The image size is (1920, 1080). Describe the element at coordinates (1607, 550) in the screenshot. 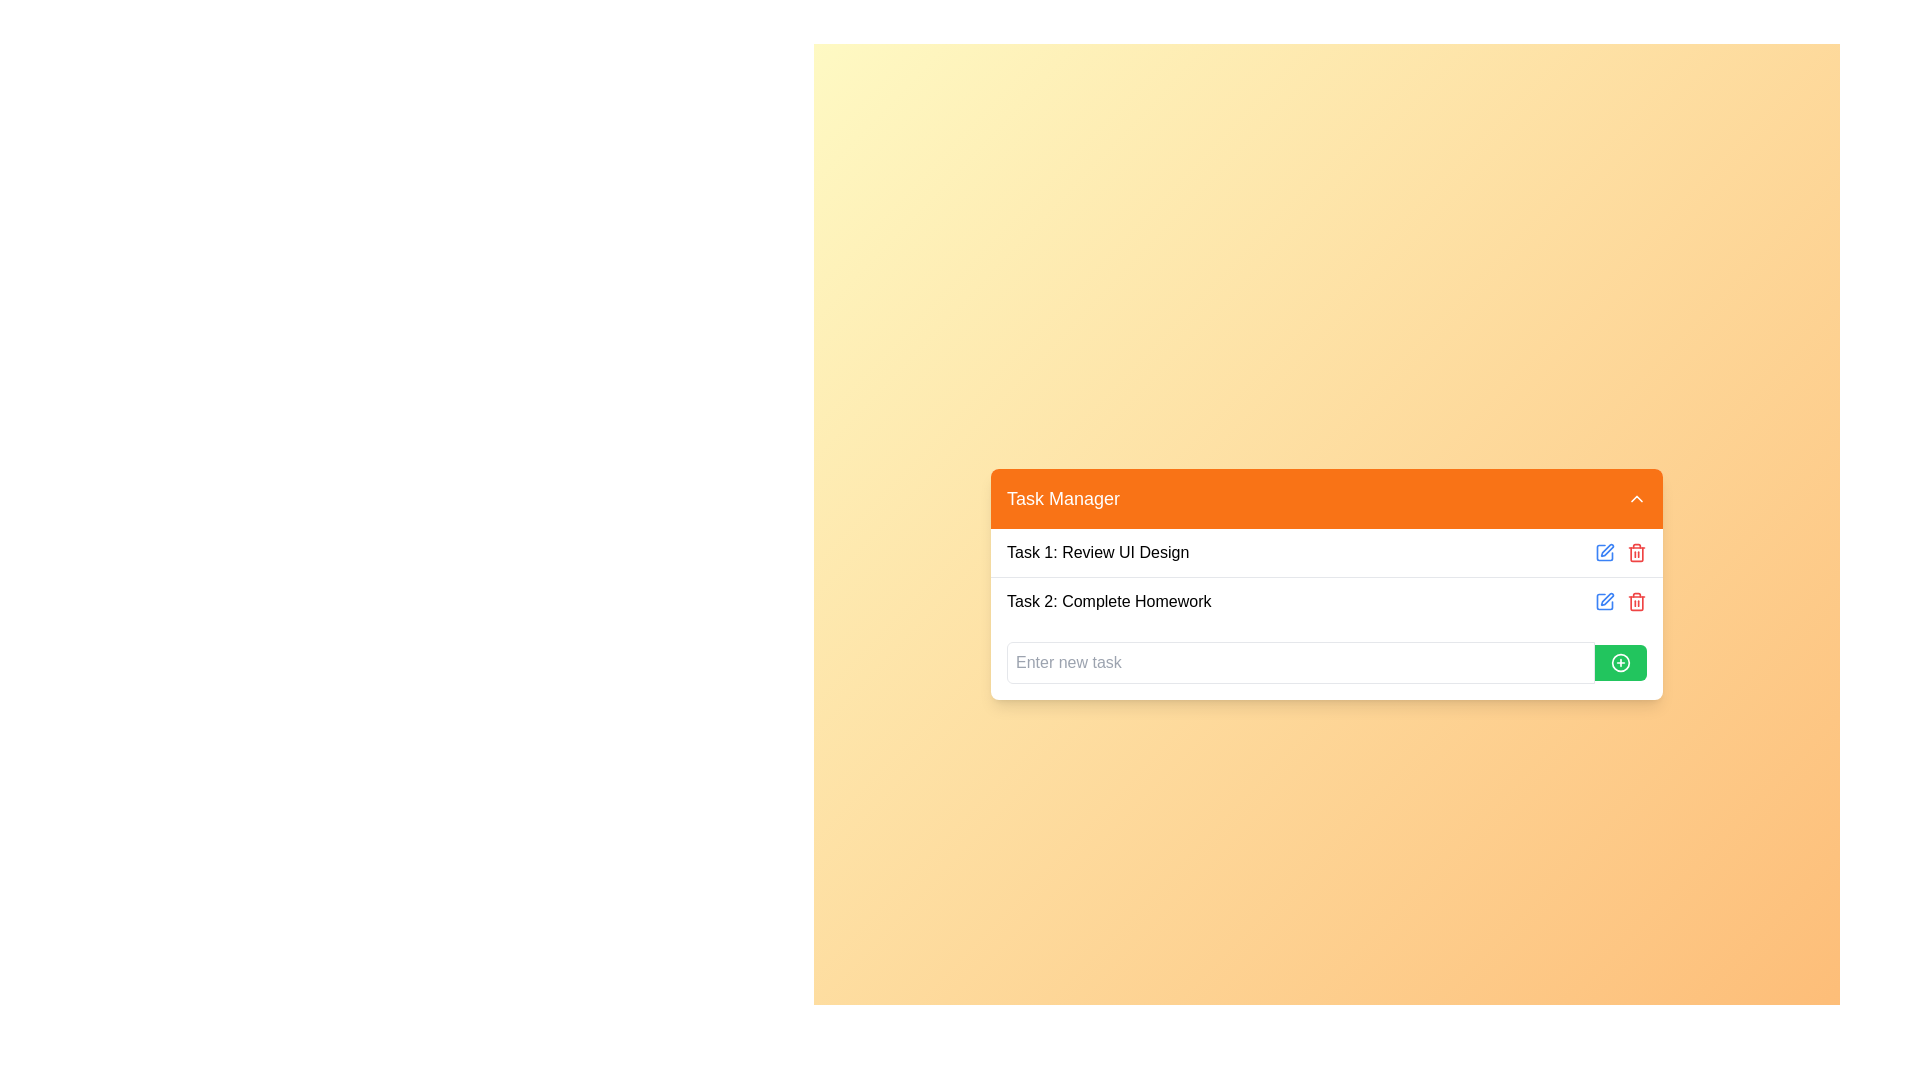

I see `the icon button located in the upper-right corner of the 'Task Manager' card` at that location.